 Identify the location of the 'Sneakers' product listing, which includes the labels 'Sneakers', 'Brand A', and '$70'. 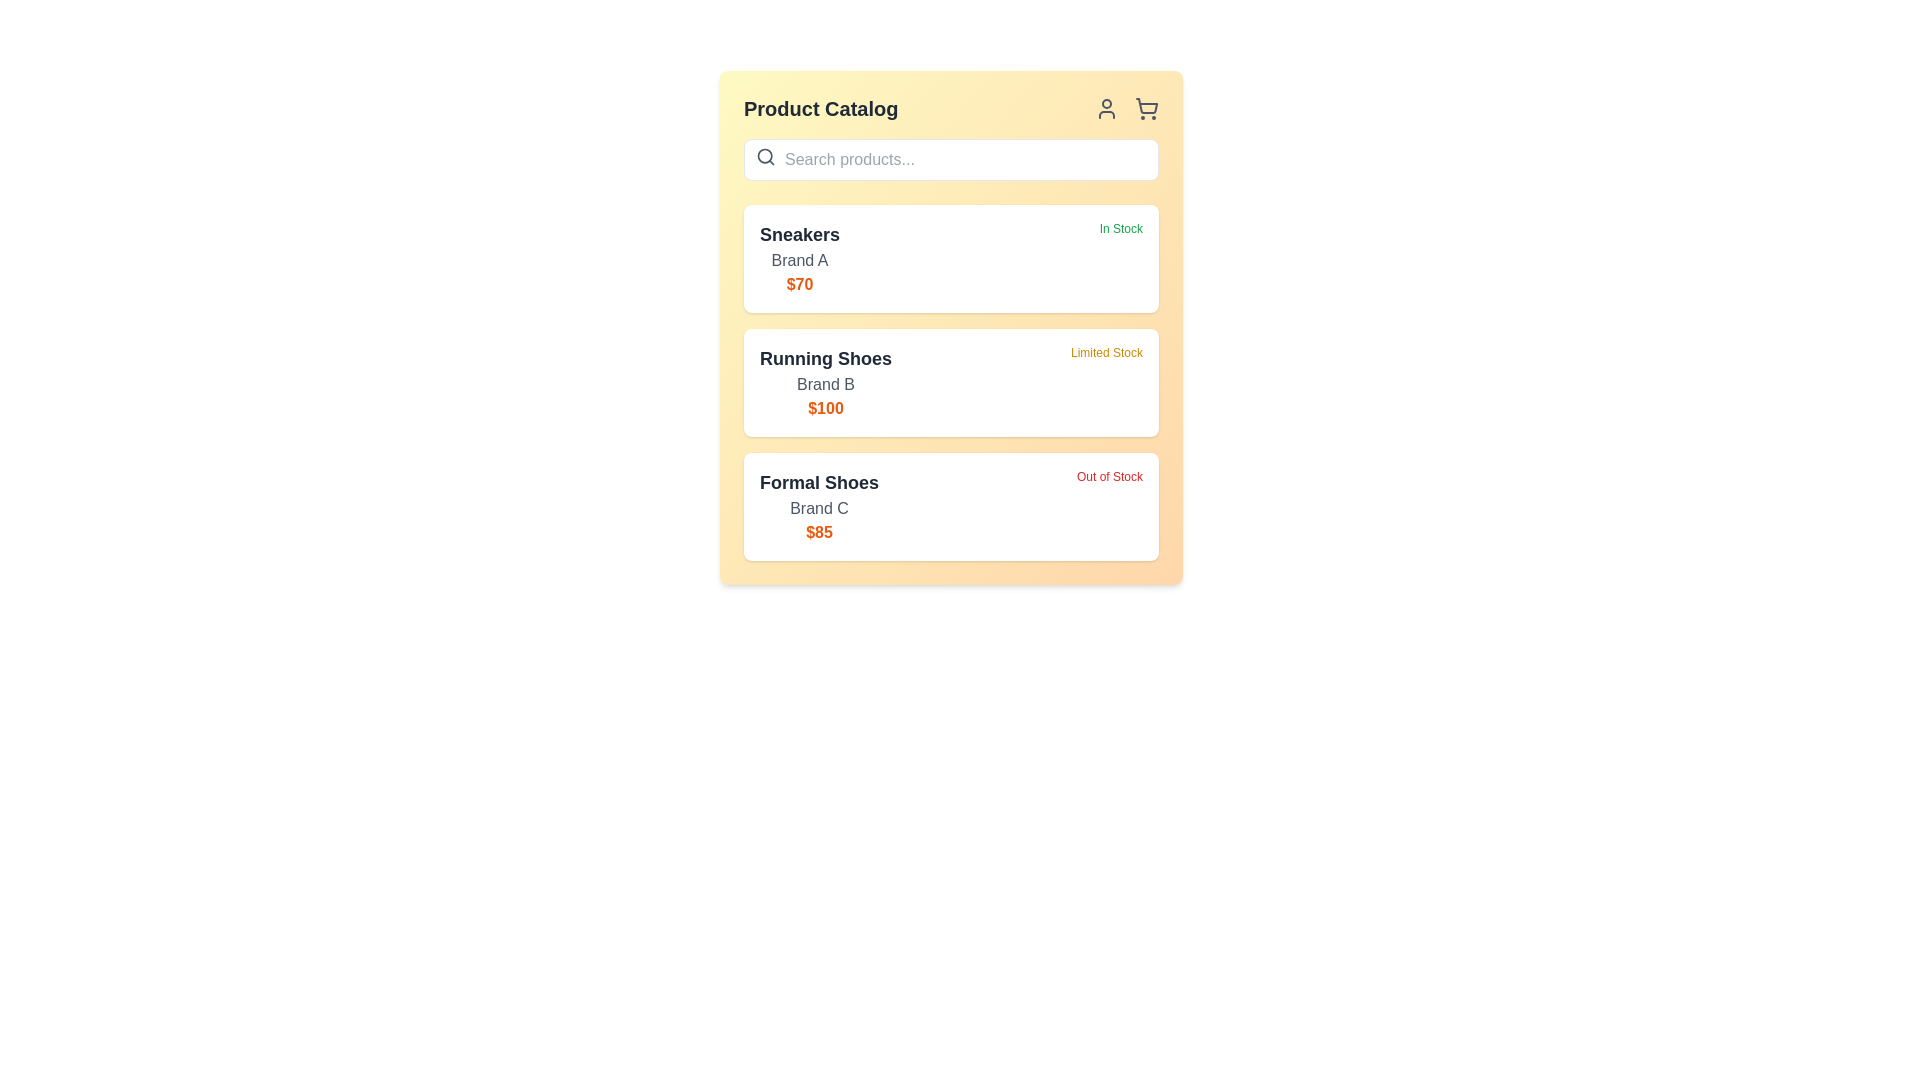
(800, 257).